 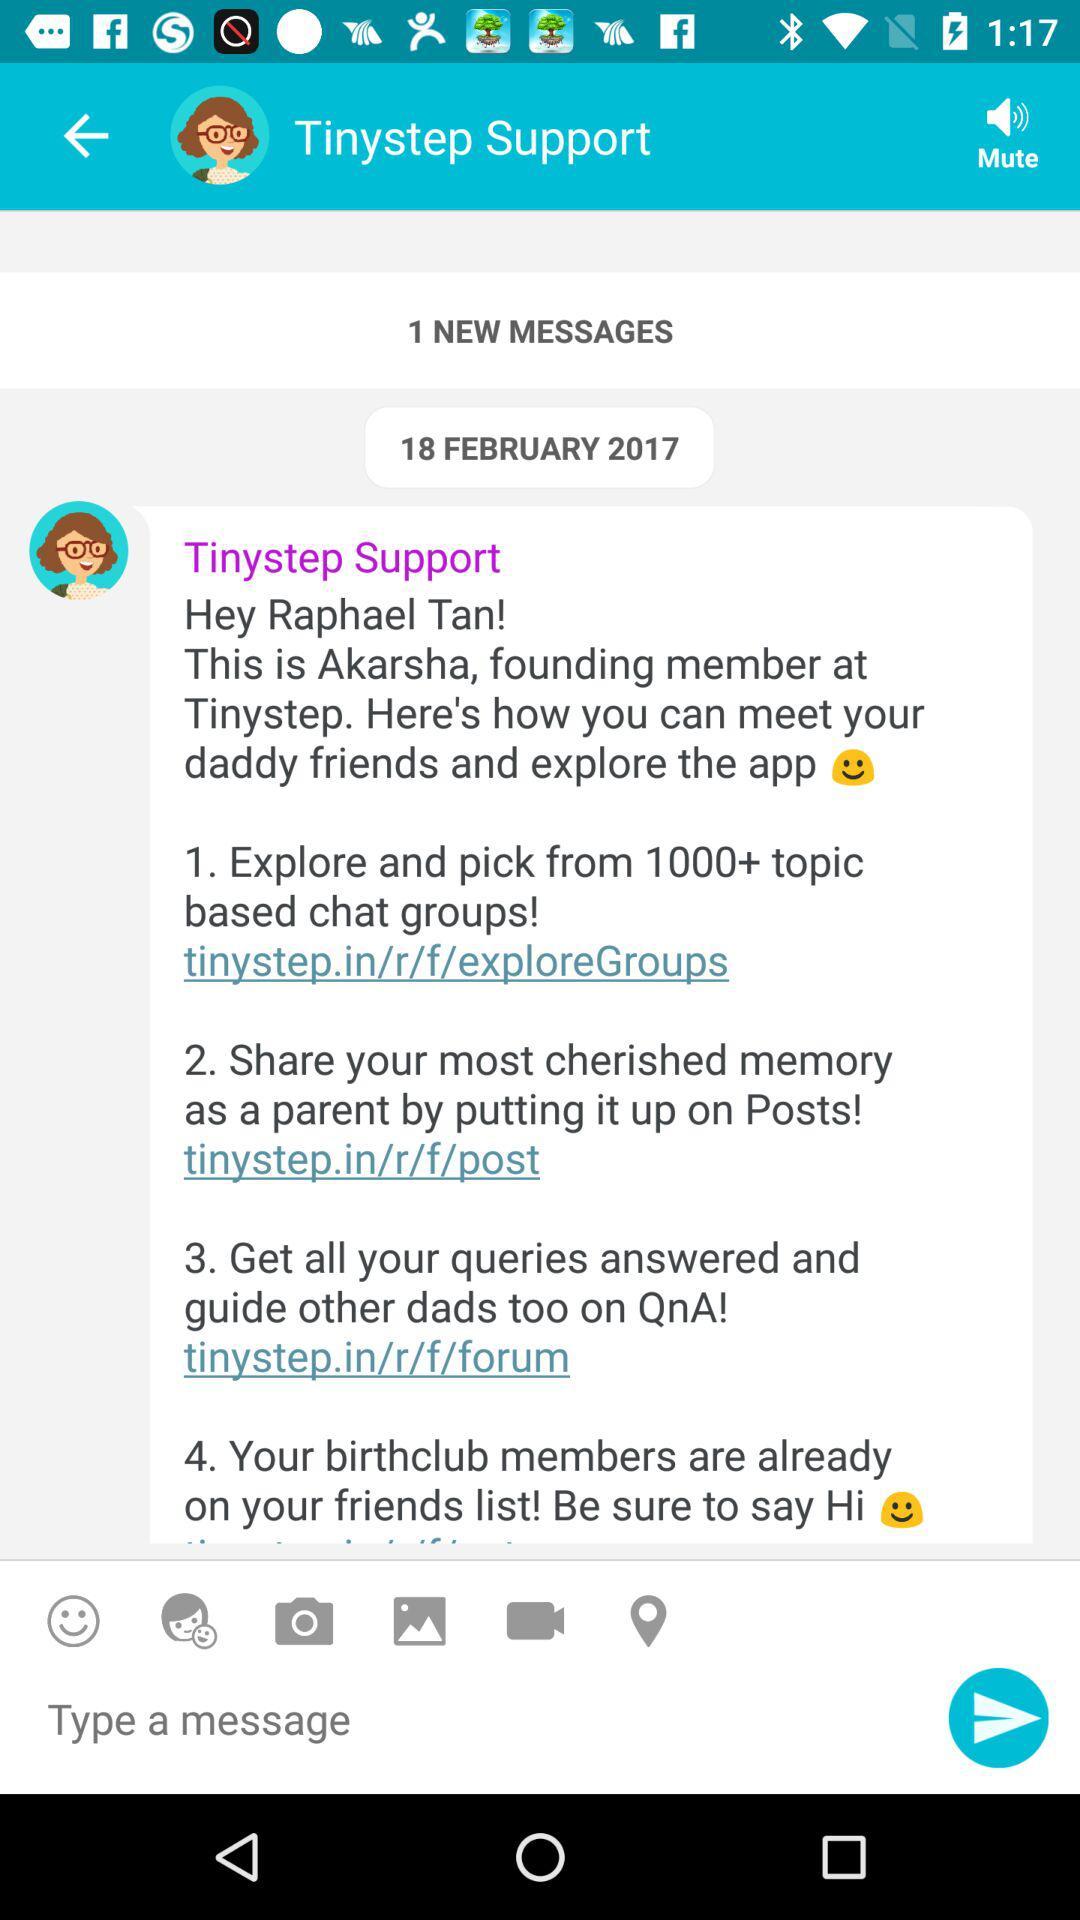 I want to click on the arrow_backward icon, so click(x=72, y=135).